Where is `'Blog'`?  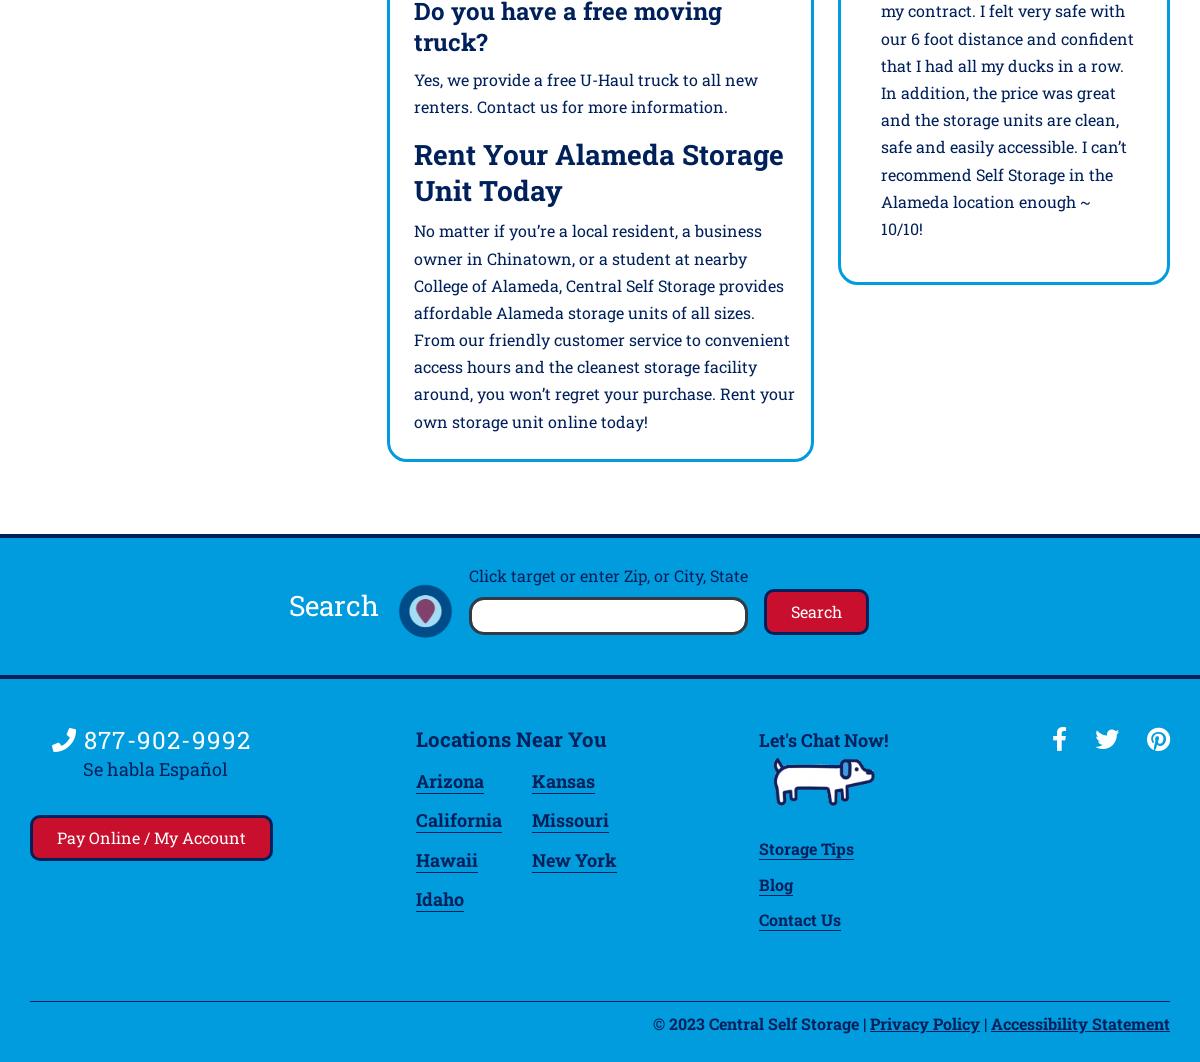
'Blog' is located at coordinates (775, 882).